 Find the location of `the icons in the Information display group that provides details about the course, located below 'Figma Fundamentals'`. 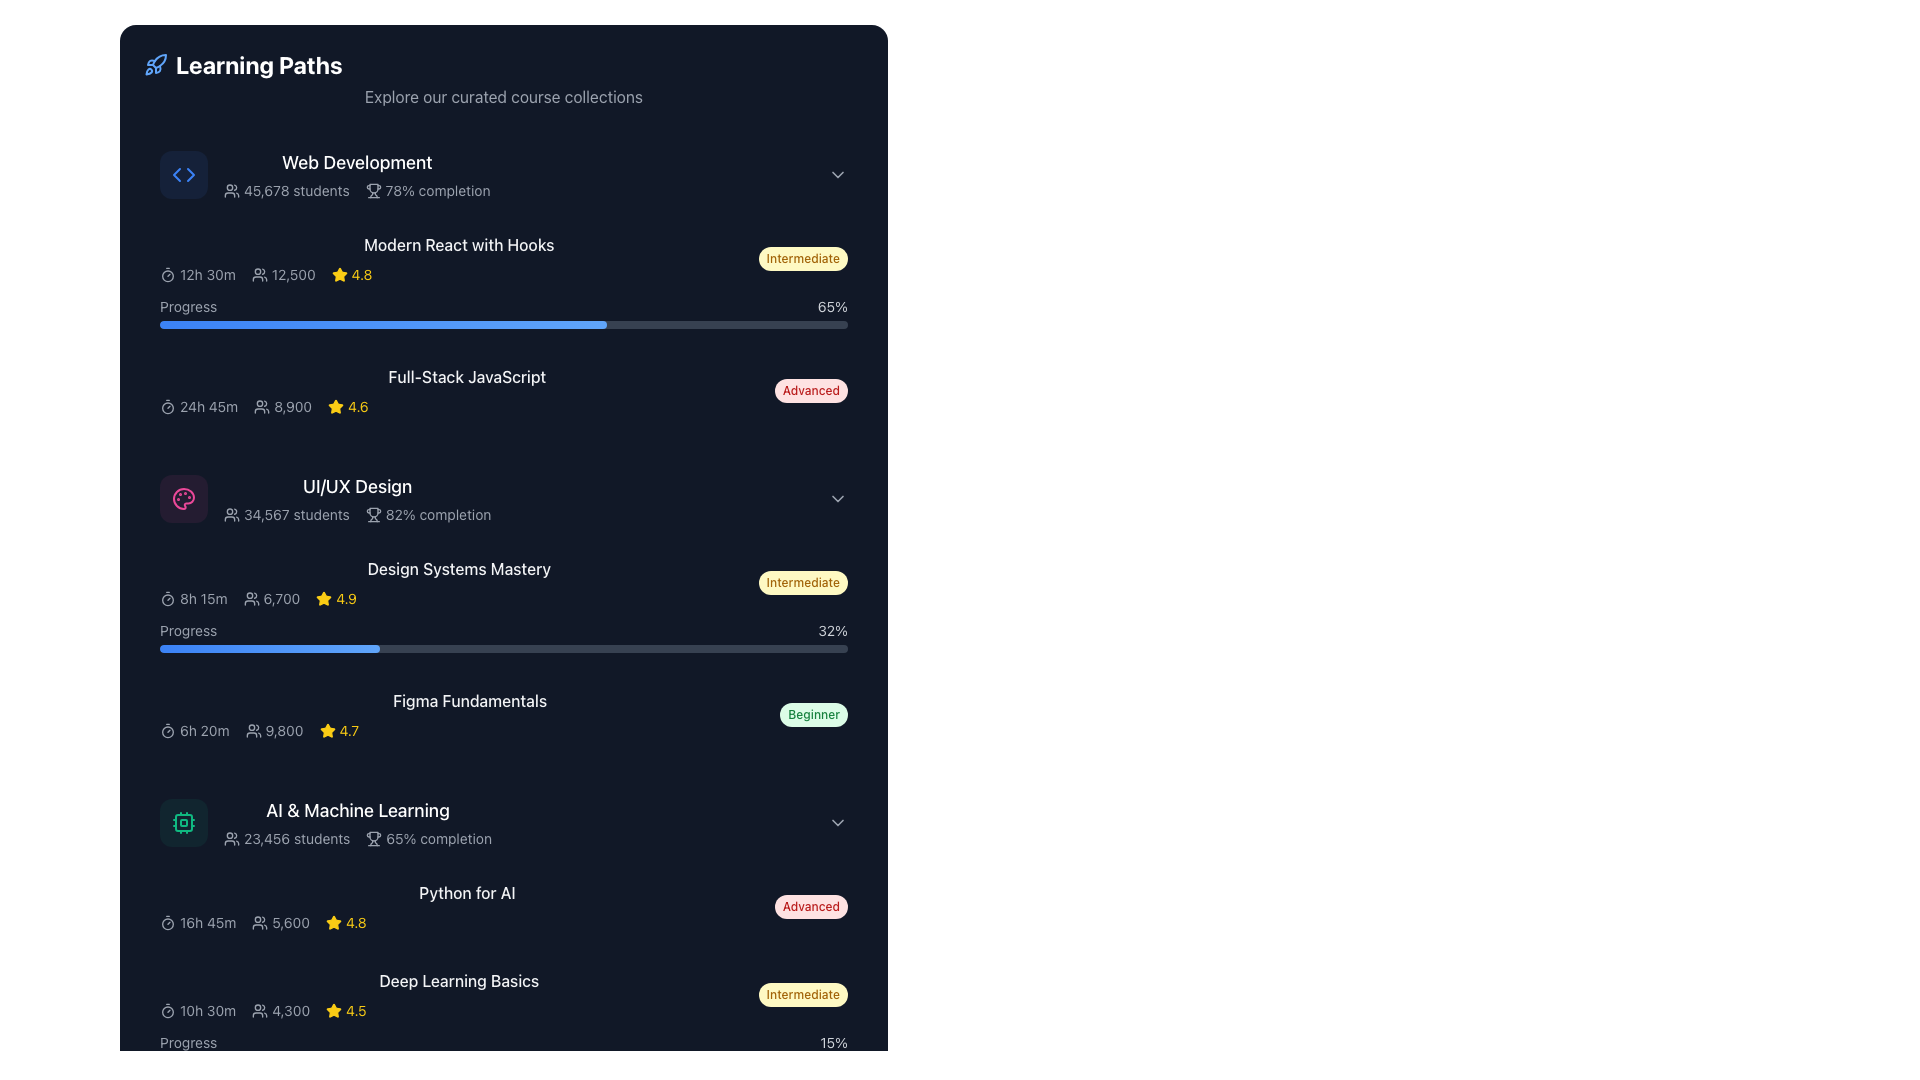

the icons in the Information display group that provides details about the course, located below 'Figma Fundamentals' is located at coordinates (469, 731).